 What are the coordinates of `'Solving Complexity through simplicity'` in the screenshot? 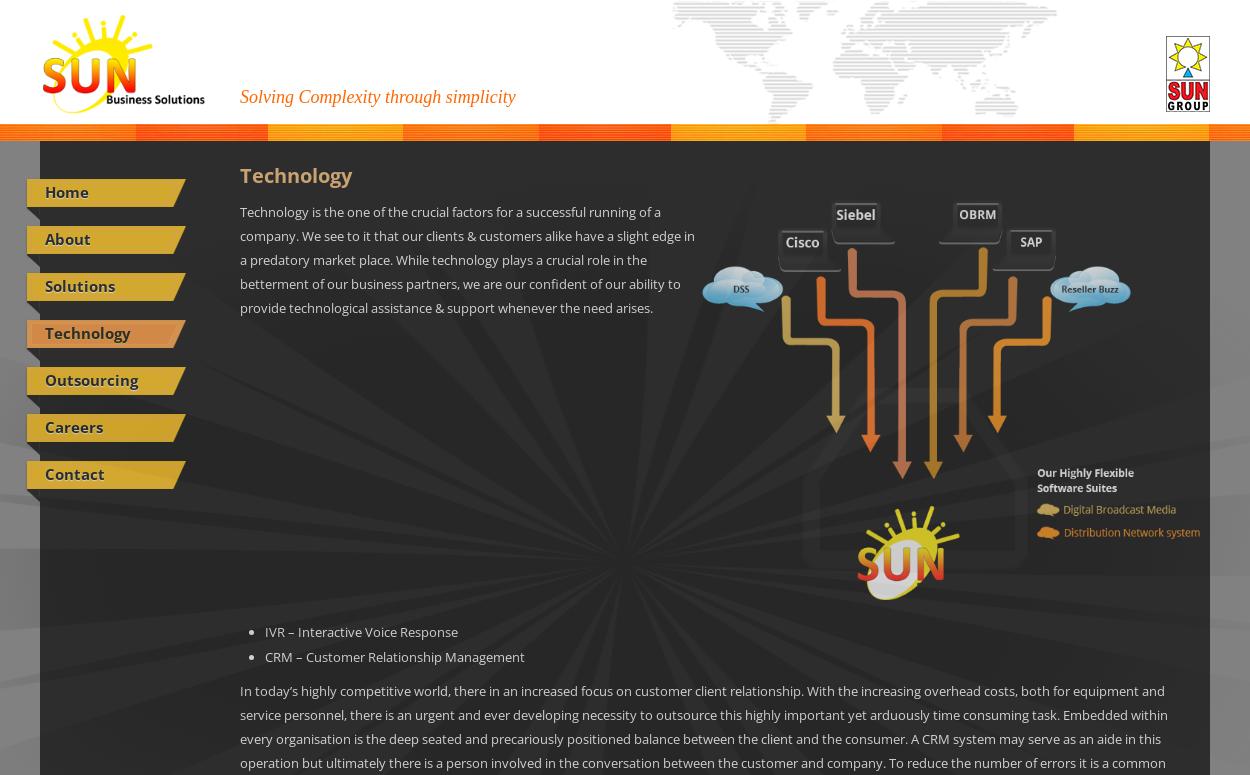 It's located at (377, 97).